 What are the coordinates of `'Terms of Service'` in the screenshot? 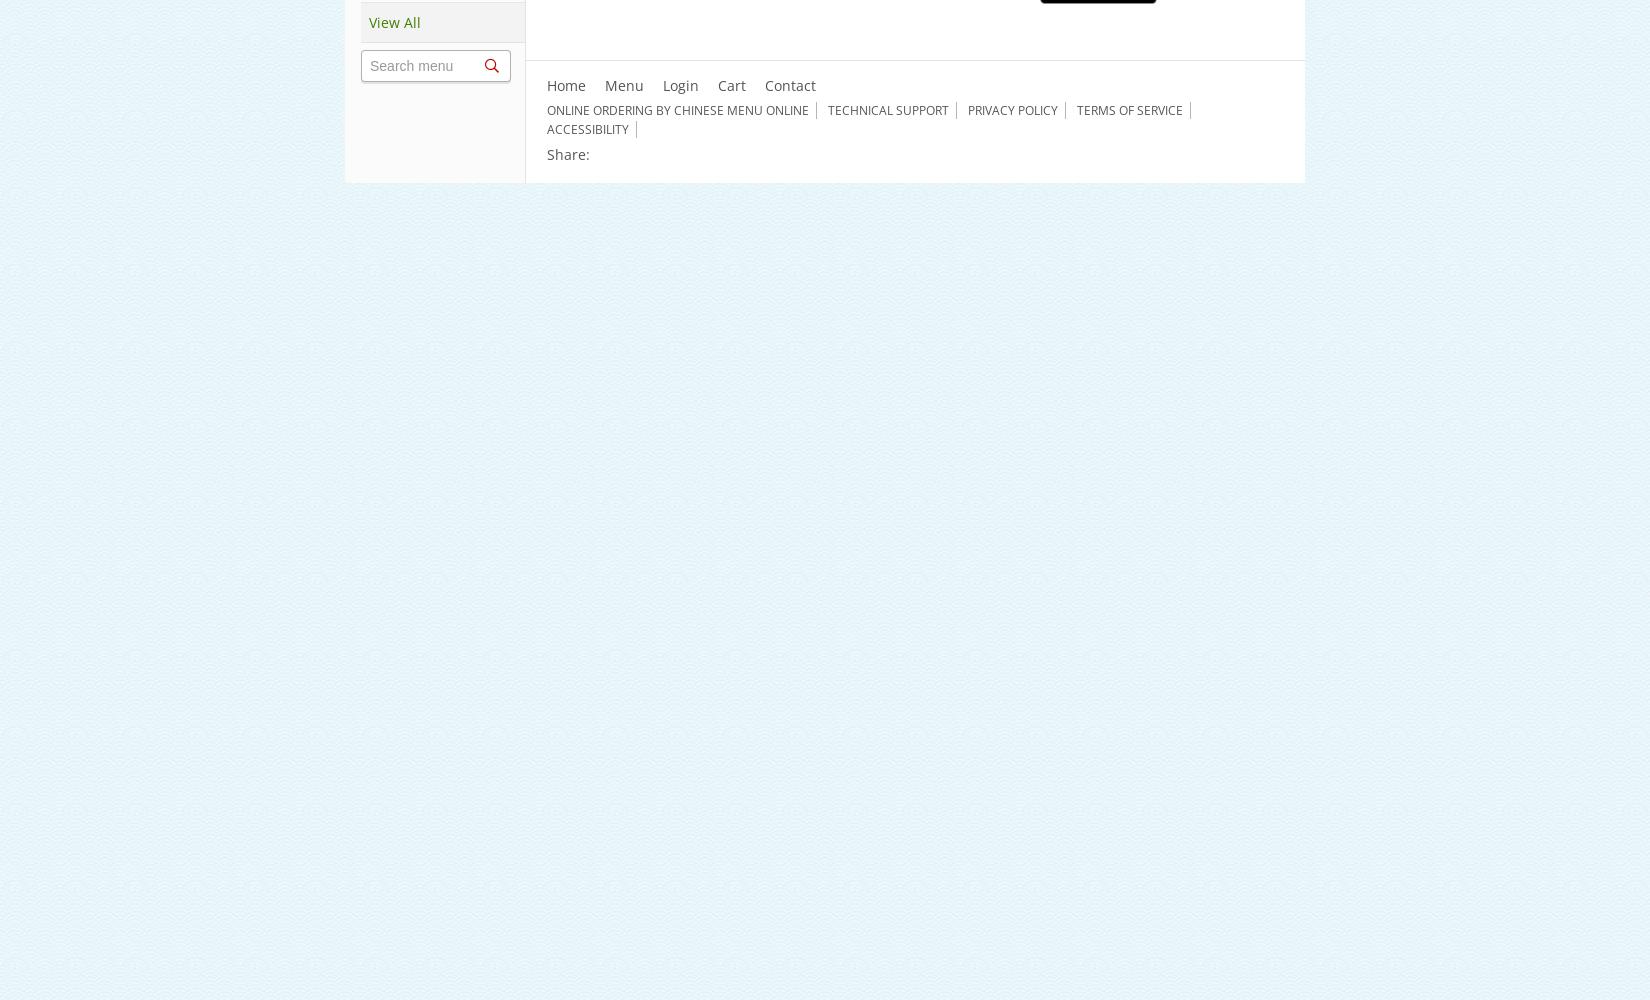 It's located at (1075, 109).